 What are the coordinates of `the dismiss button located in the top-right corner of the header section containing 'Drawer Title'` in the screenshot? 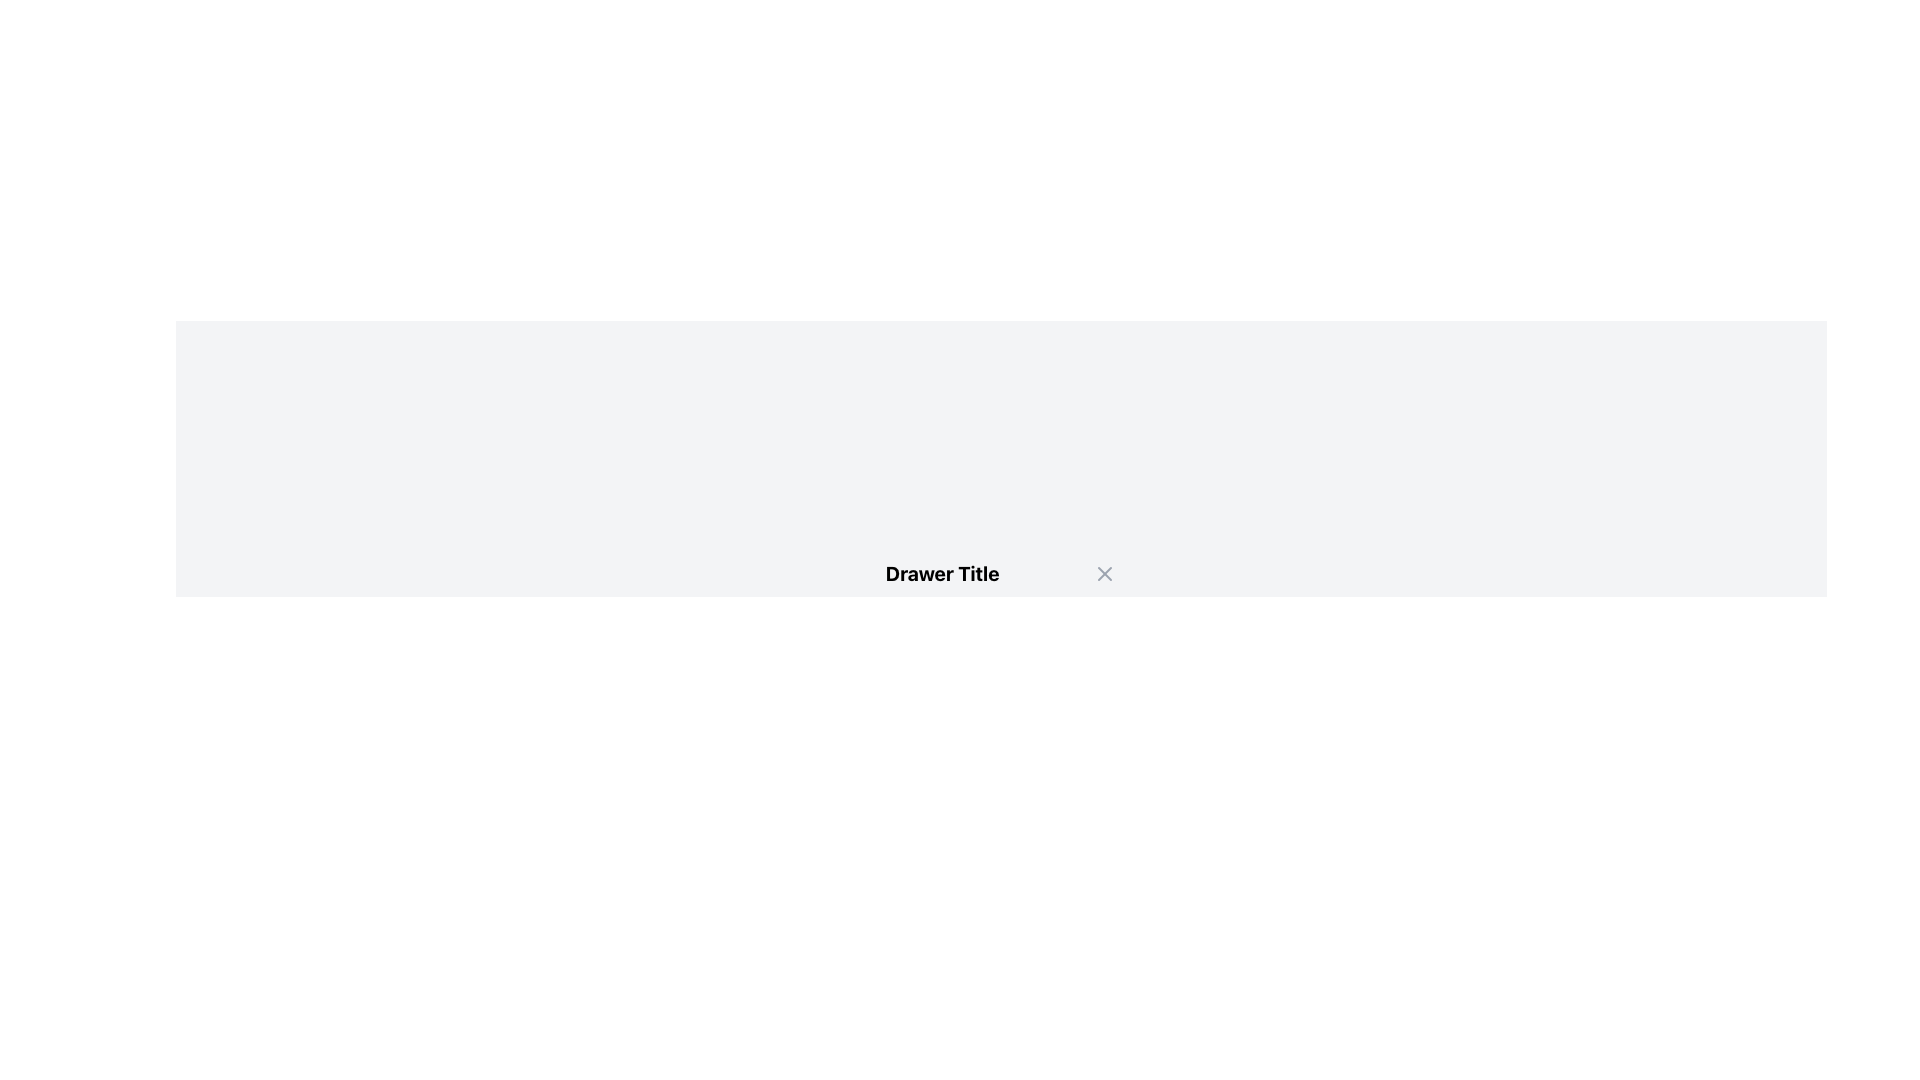 It's located at (1104, 574).